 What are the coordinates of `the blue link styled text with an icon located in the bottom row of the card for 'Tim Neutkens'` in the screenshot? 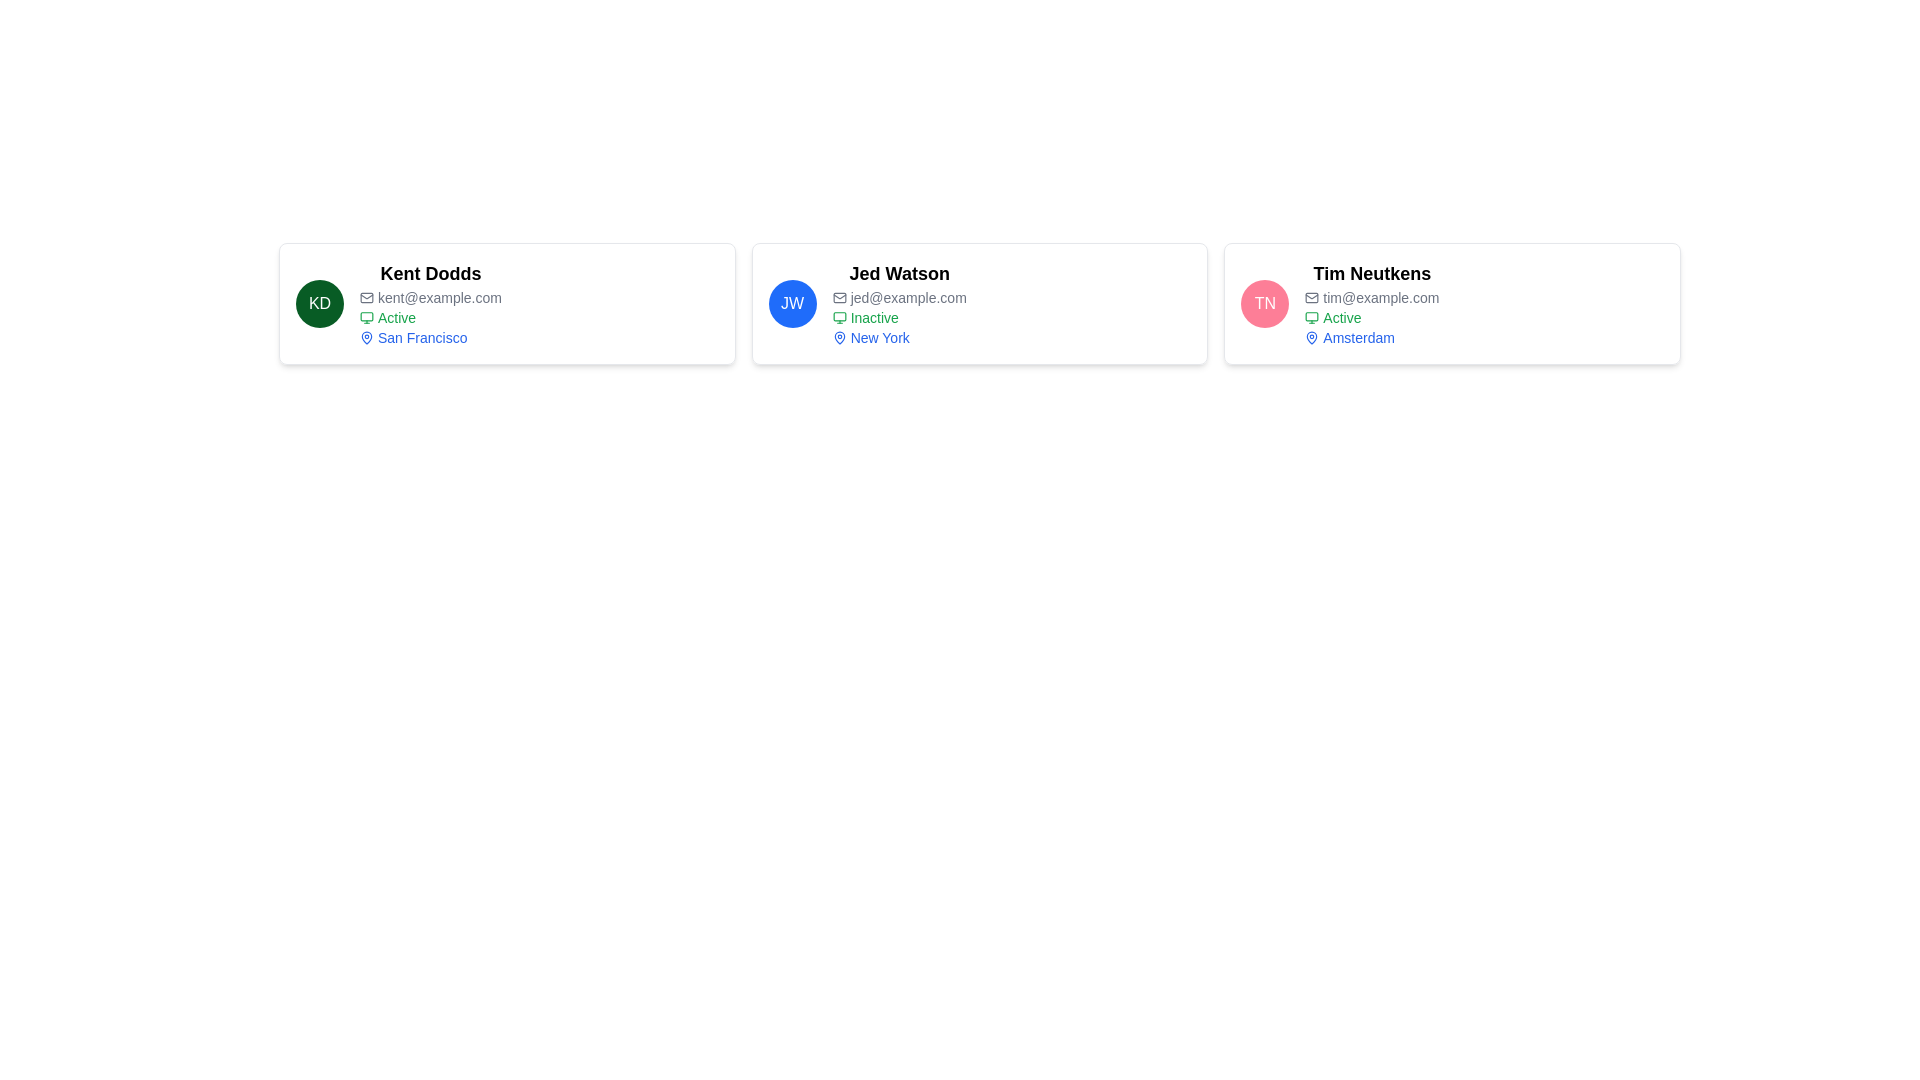 It's located at (1371, 337).